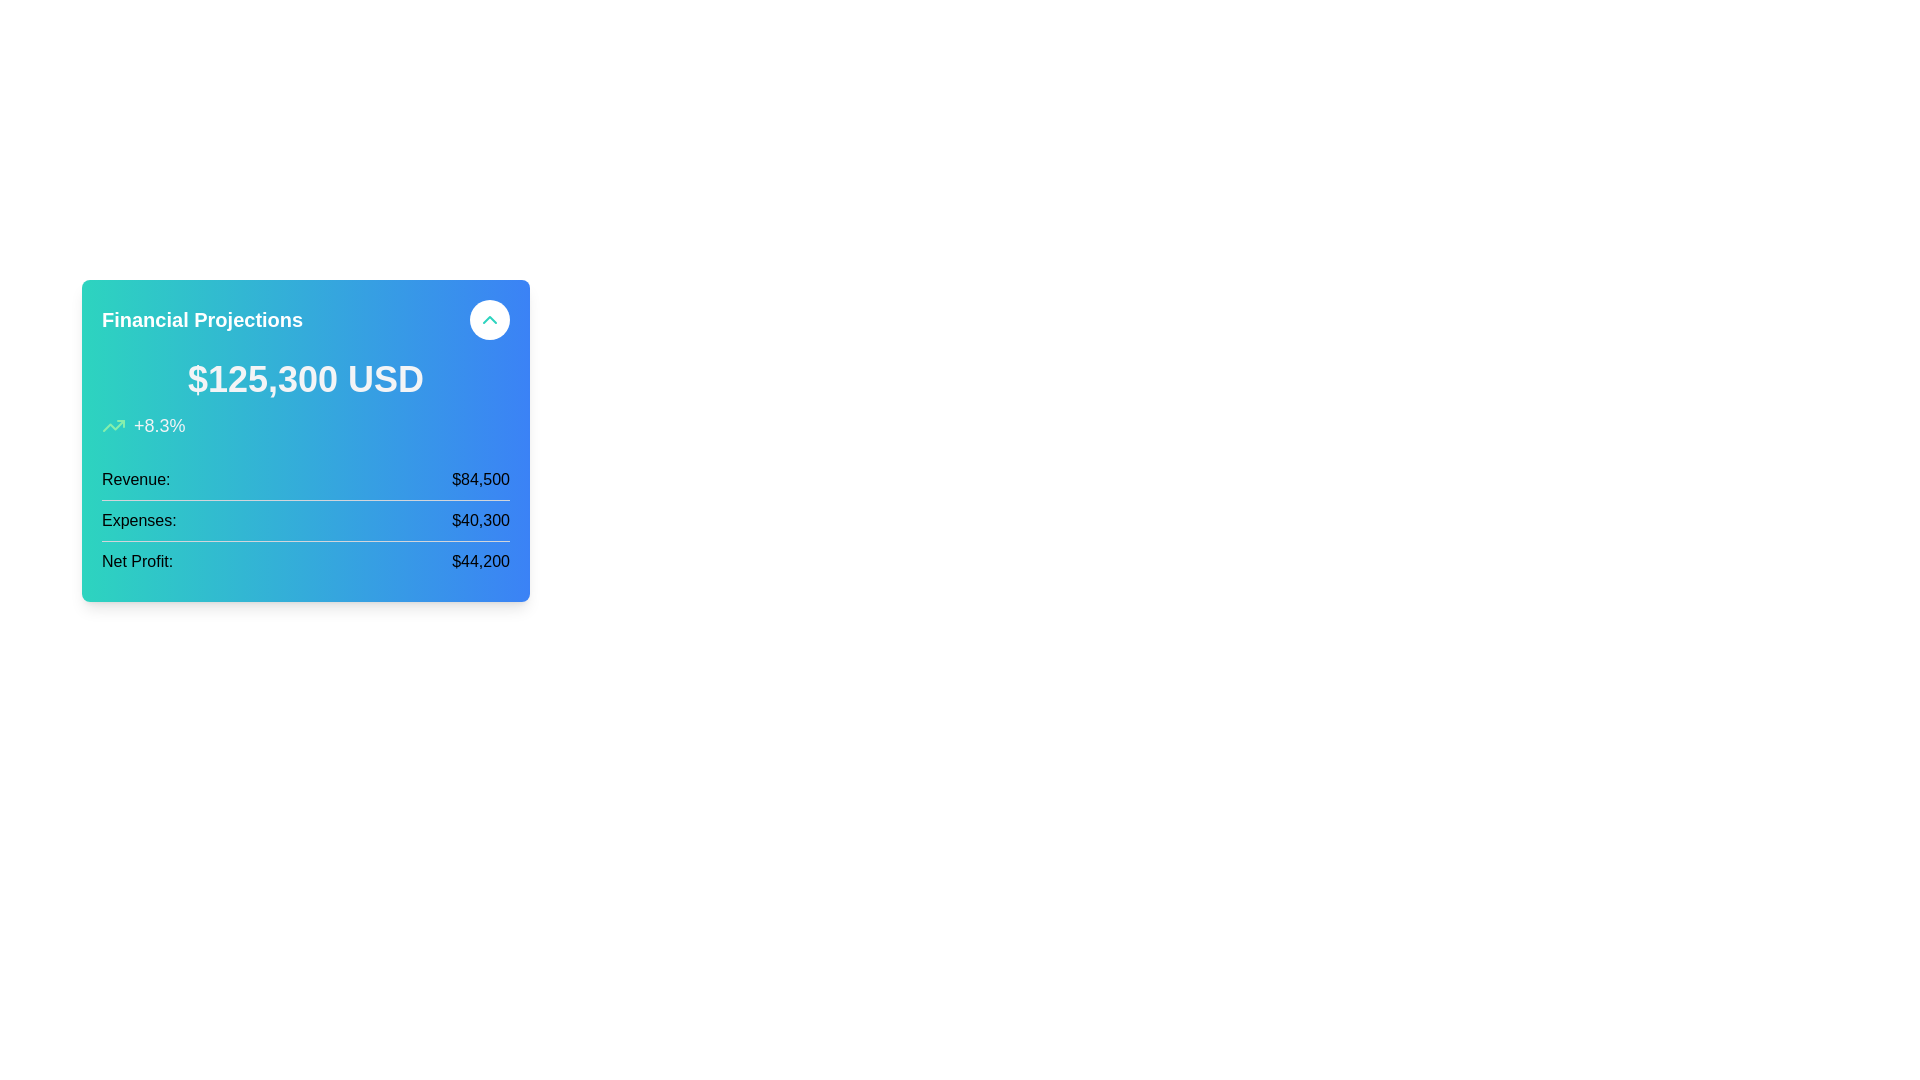  Describe the element at coordinates (305, 479) in the screenshot. I see `the revenue figure displayed in the first row of the vertical financial summary group, which is located at the top section of the listed items` at that location.